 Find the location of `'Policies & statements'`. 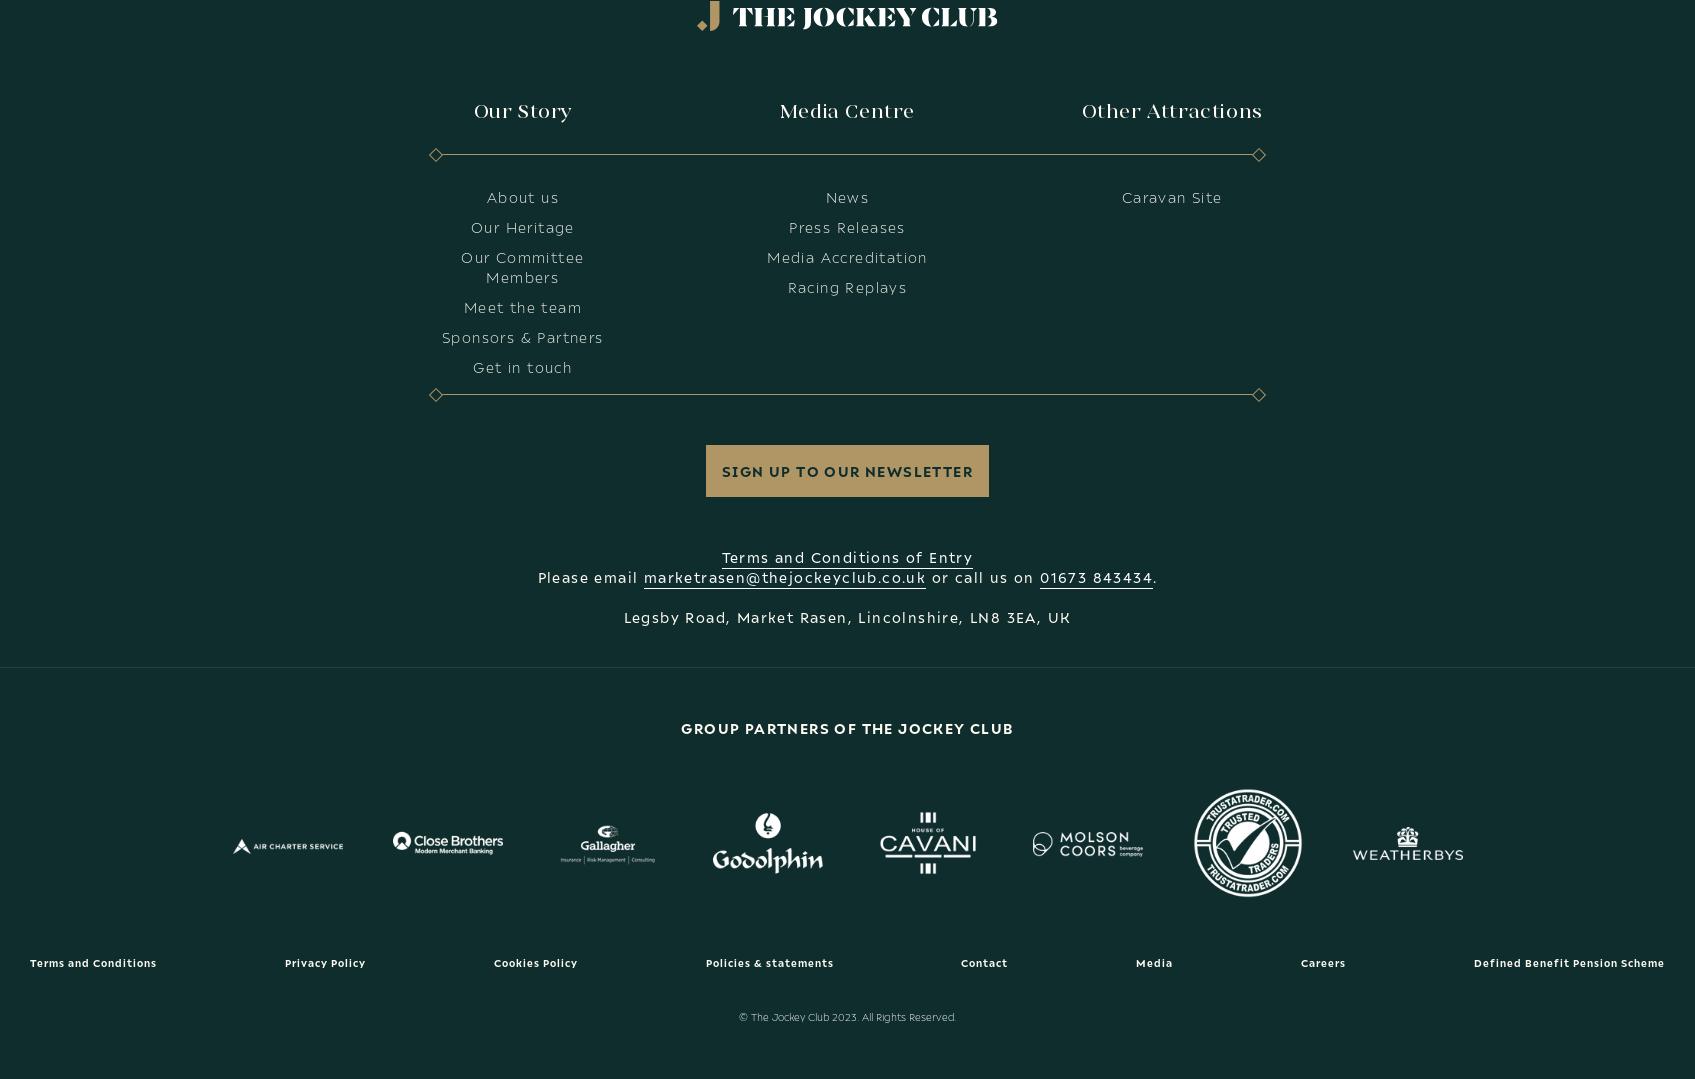

'Policies & statements' is located at coordinates (704, 961).